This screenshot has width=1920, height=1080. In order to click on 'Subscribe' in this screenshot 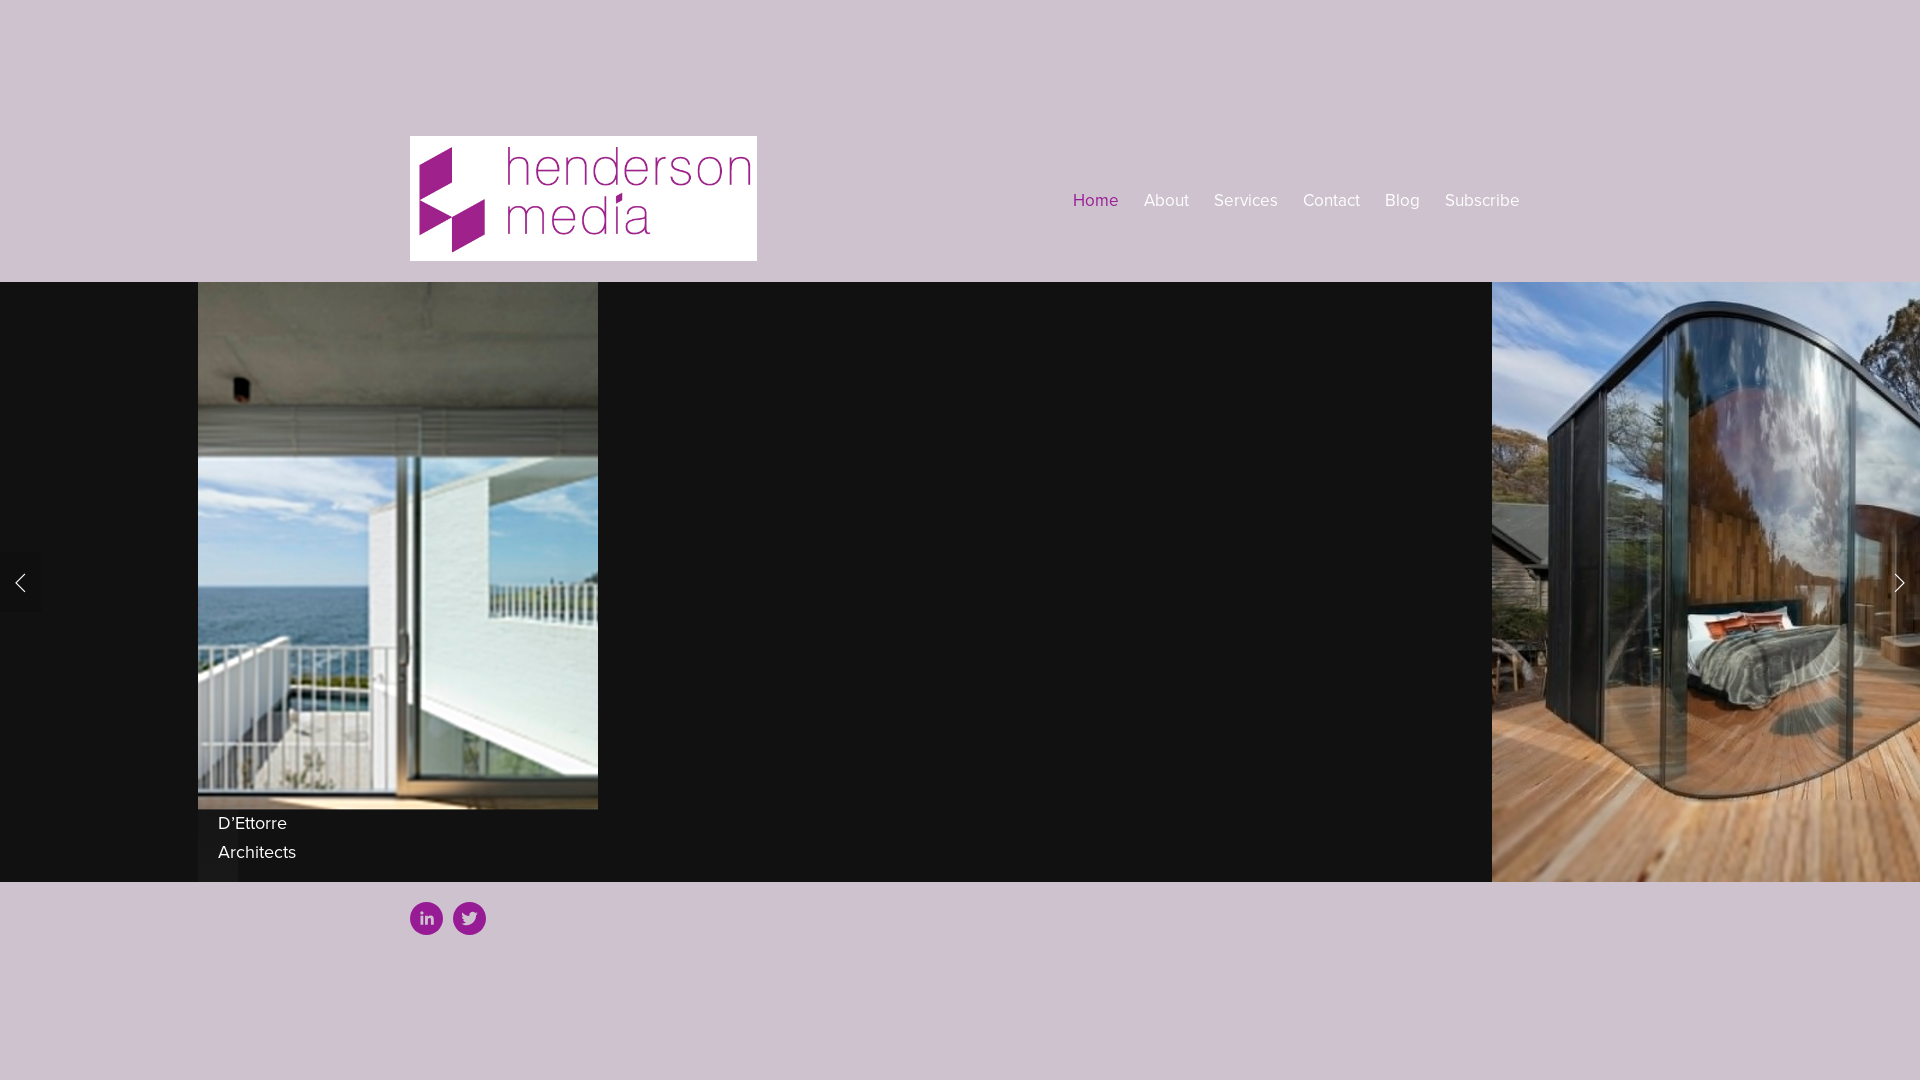, I will do `click(1444, 200)`.